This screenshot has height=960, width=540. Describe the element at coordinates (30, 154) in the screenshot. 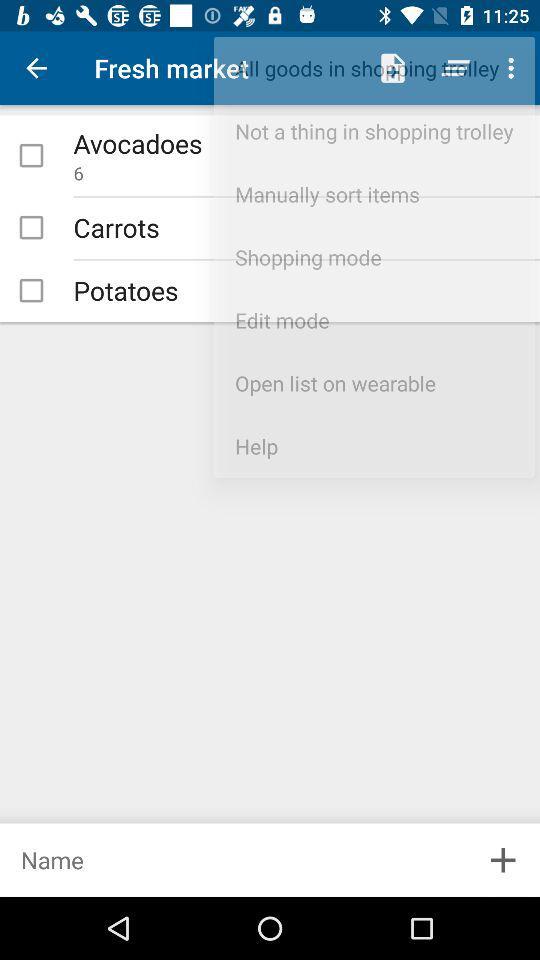

I see `check mark item` at that location.